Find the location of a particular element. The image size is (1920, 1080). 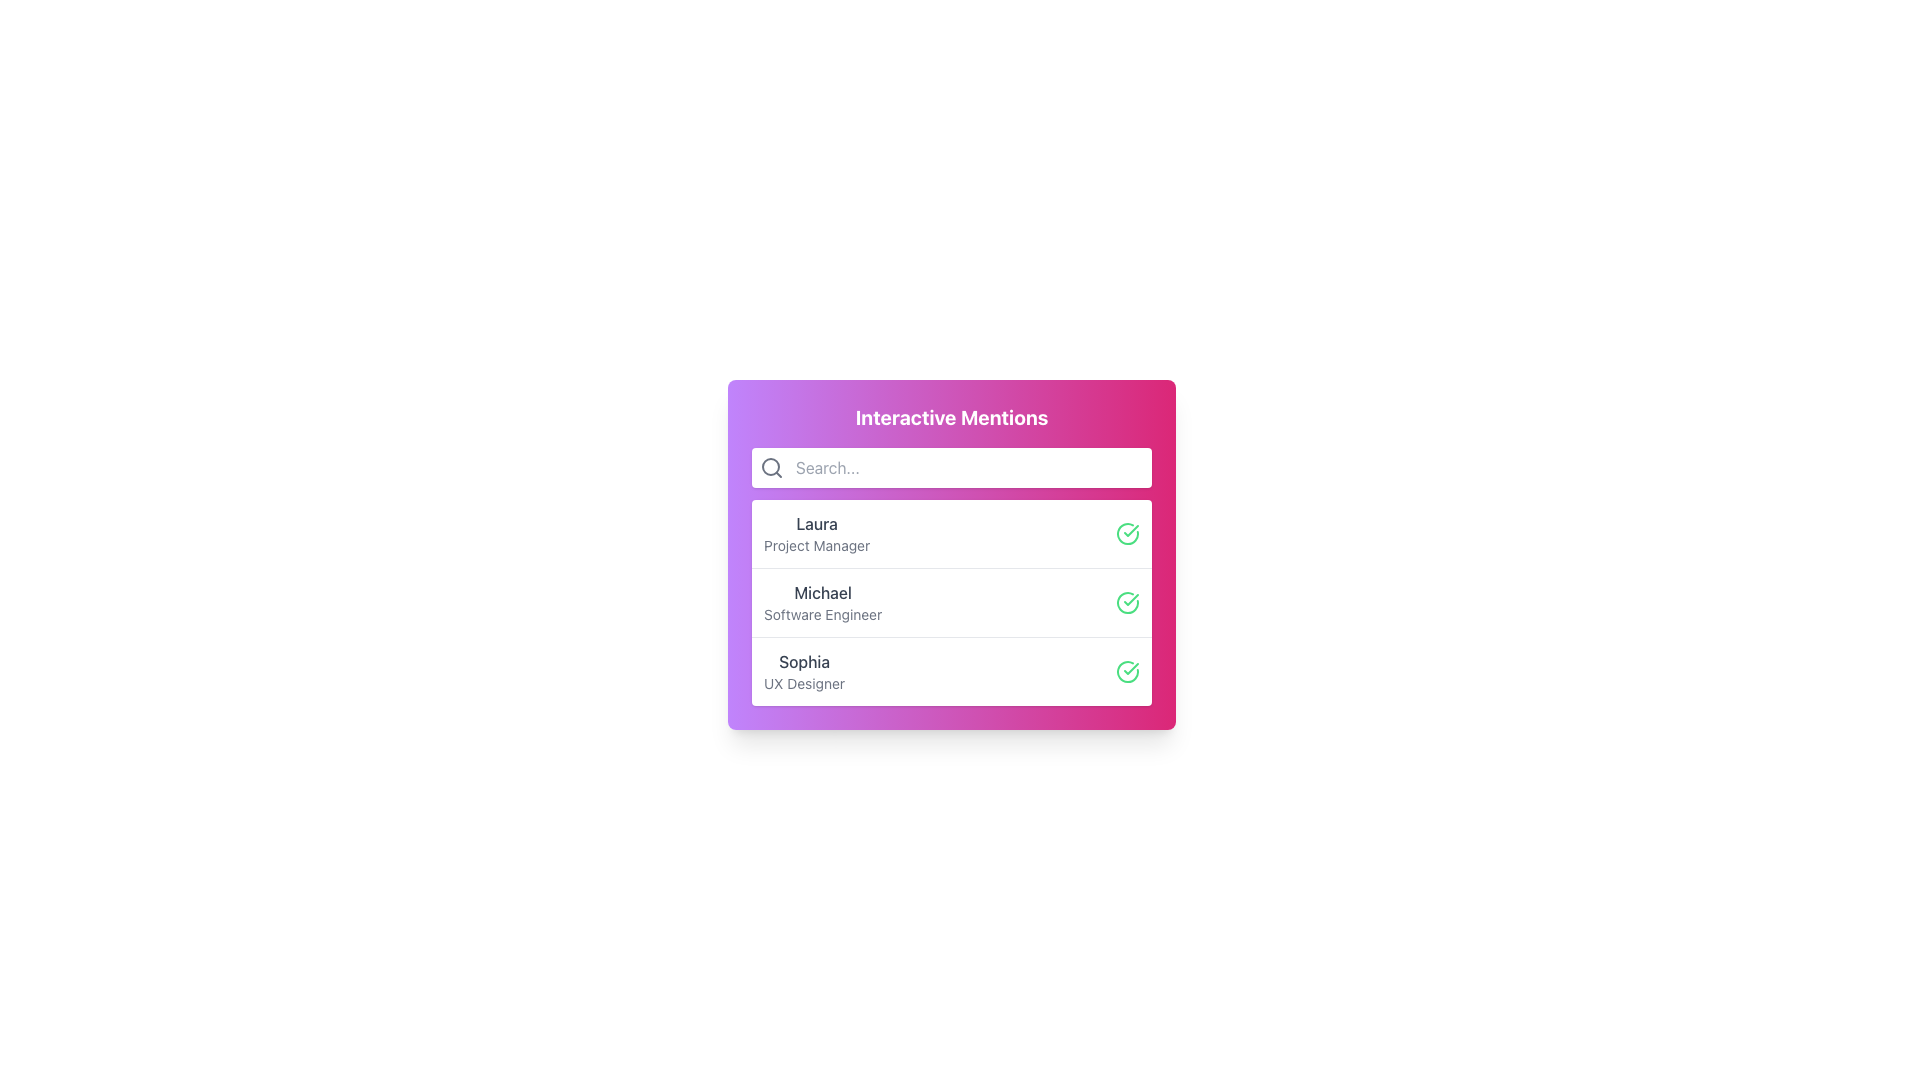

the Text display block that shows 'Michael' and 'Software Engineer', which is the second item in the vertically stacked list of names is located at coordinates (823, 601).